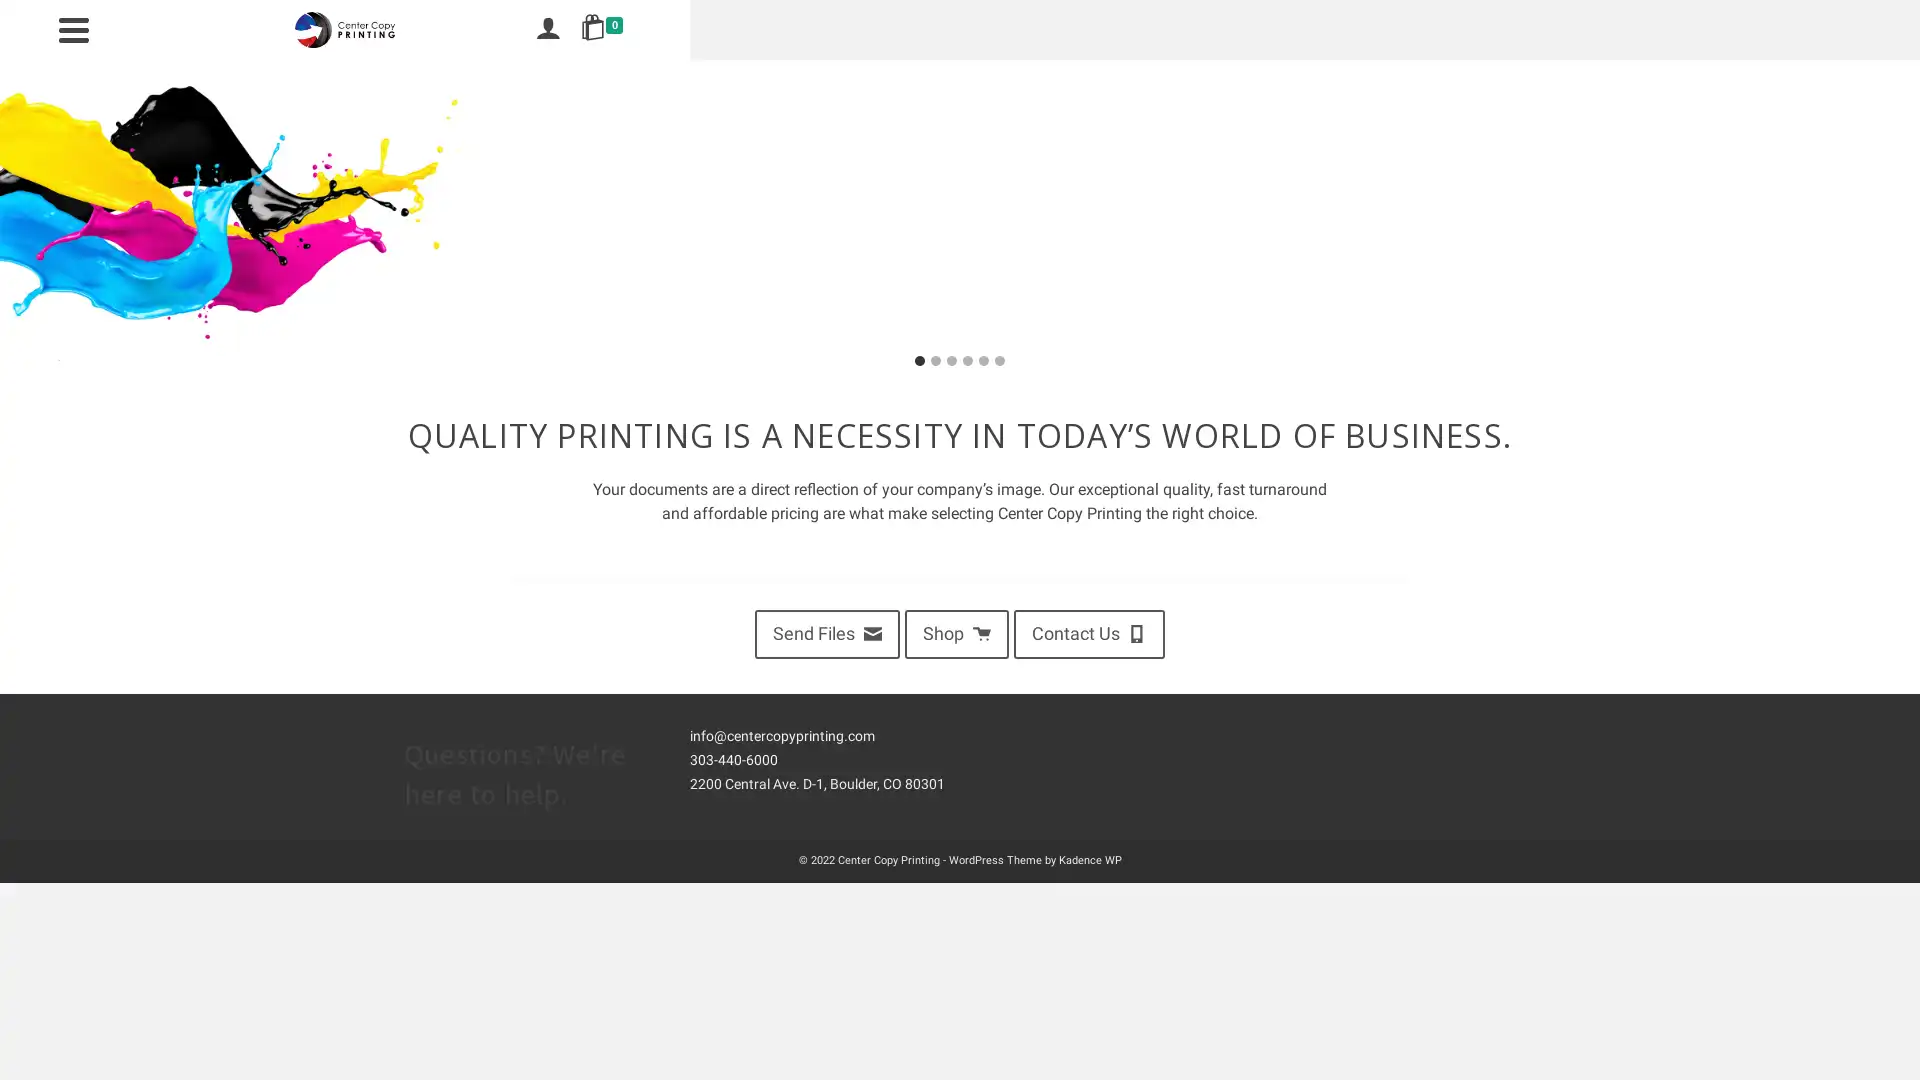 This screenshot has height=1080, width=1920. Describe the element at coordinates (983, 489) in the screenshot. I see `Go to slide 5` at that location.